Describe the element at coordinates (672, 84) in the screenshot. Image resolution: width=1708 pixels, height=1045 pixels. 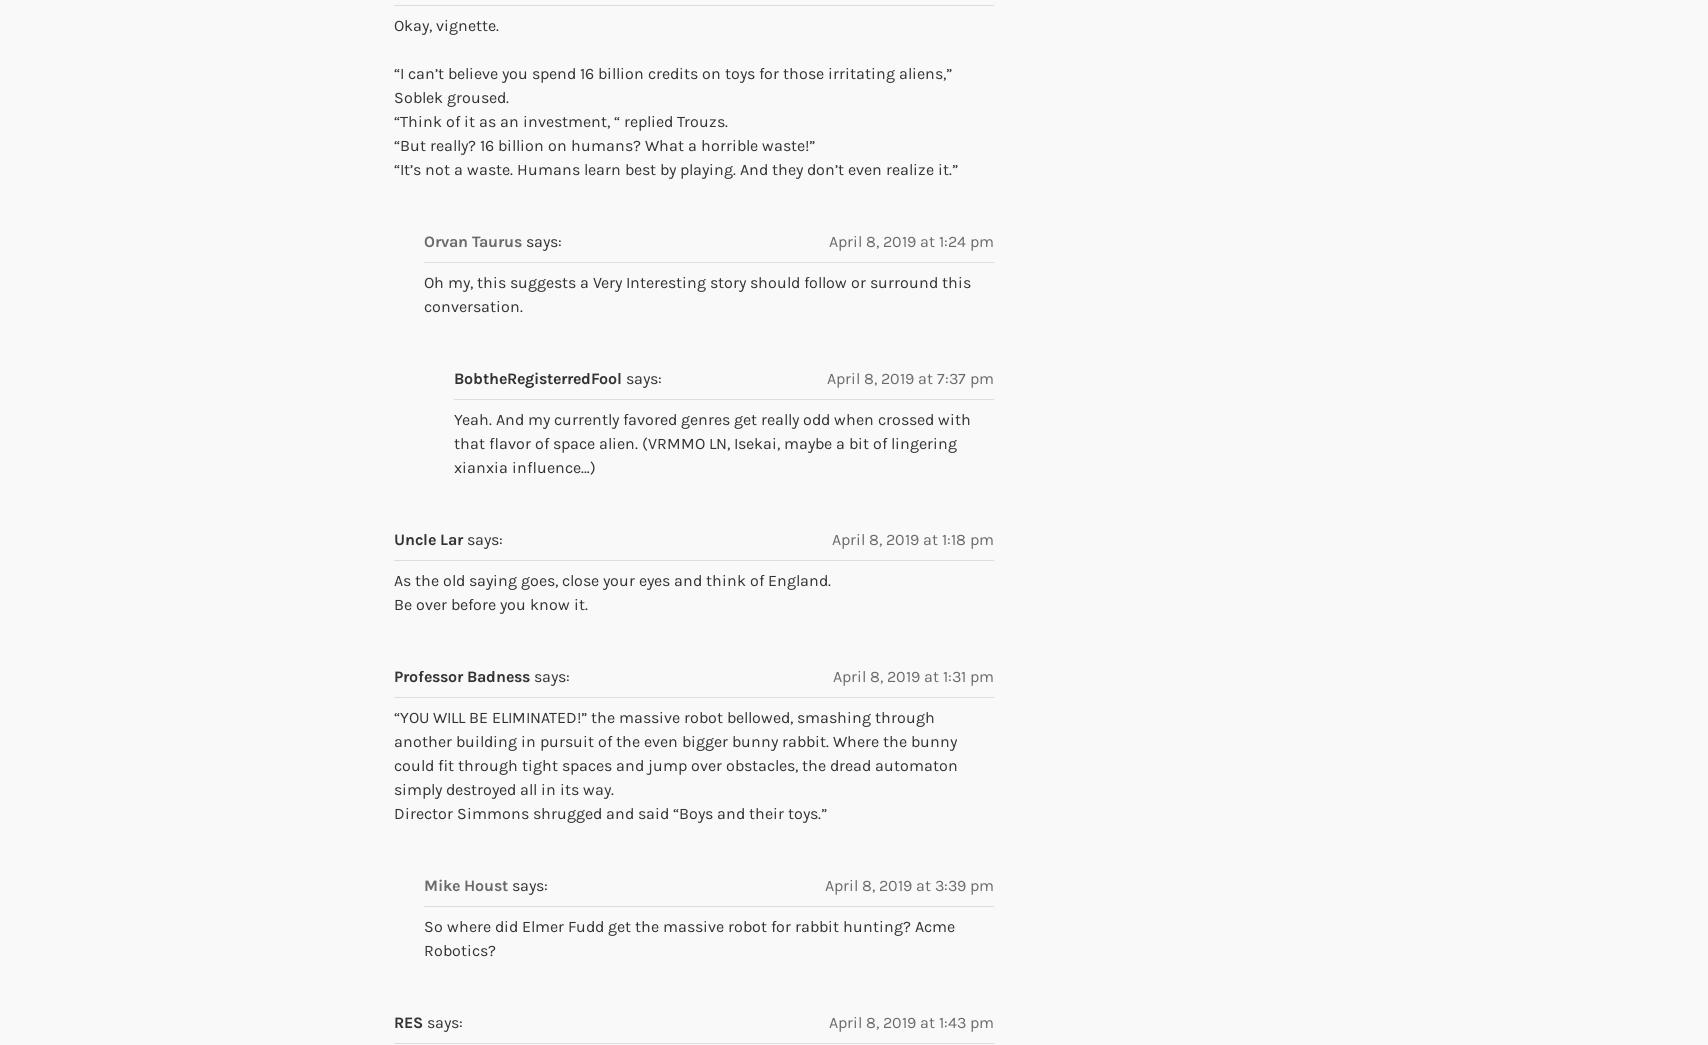
I see `'“I can’t believe you spend 16 billion credits on toys for those irritating aliens,” Soblek groused.'` at that location.